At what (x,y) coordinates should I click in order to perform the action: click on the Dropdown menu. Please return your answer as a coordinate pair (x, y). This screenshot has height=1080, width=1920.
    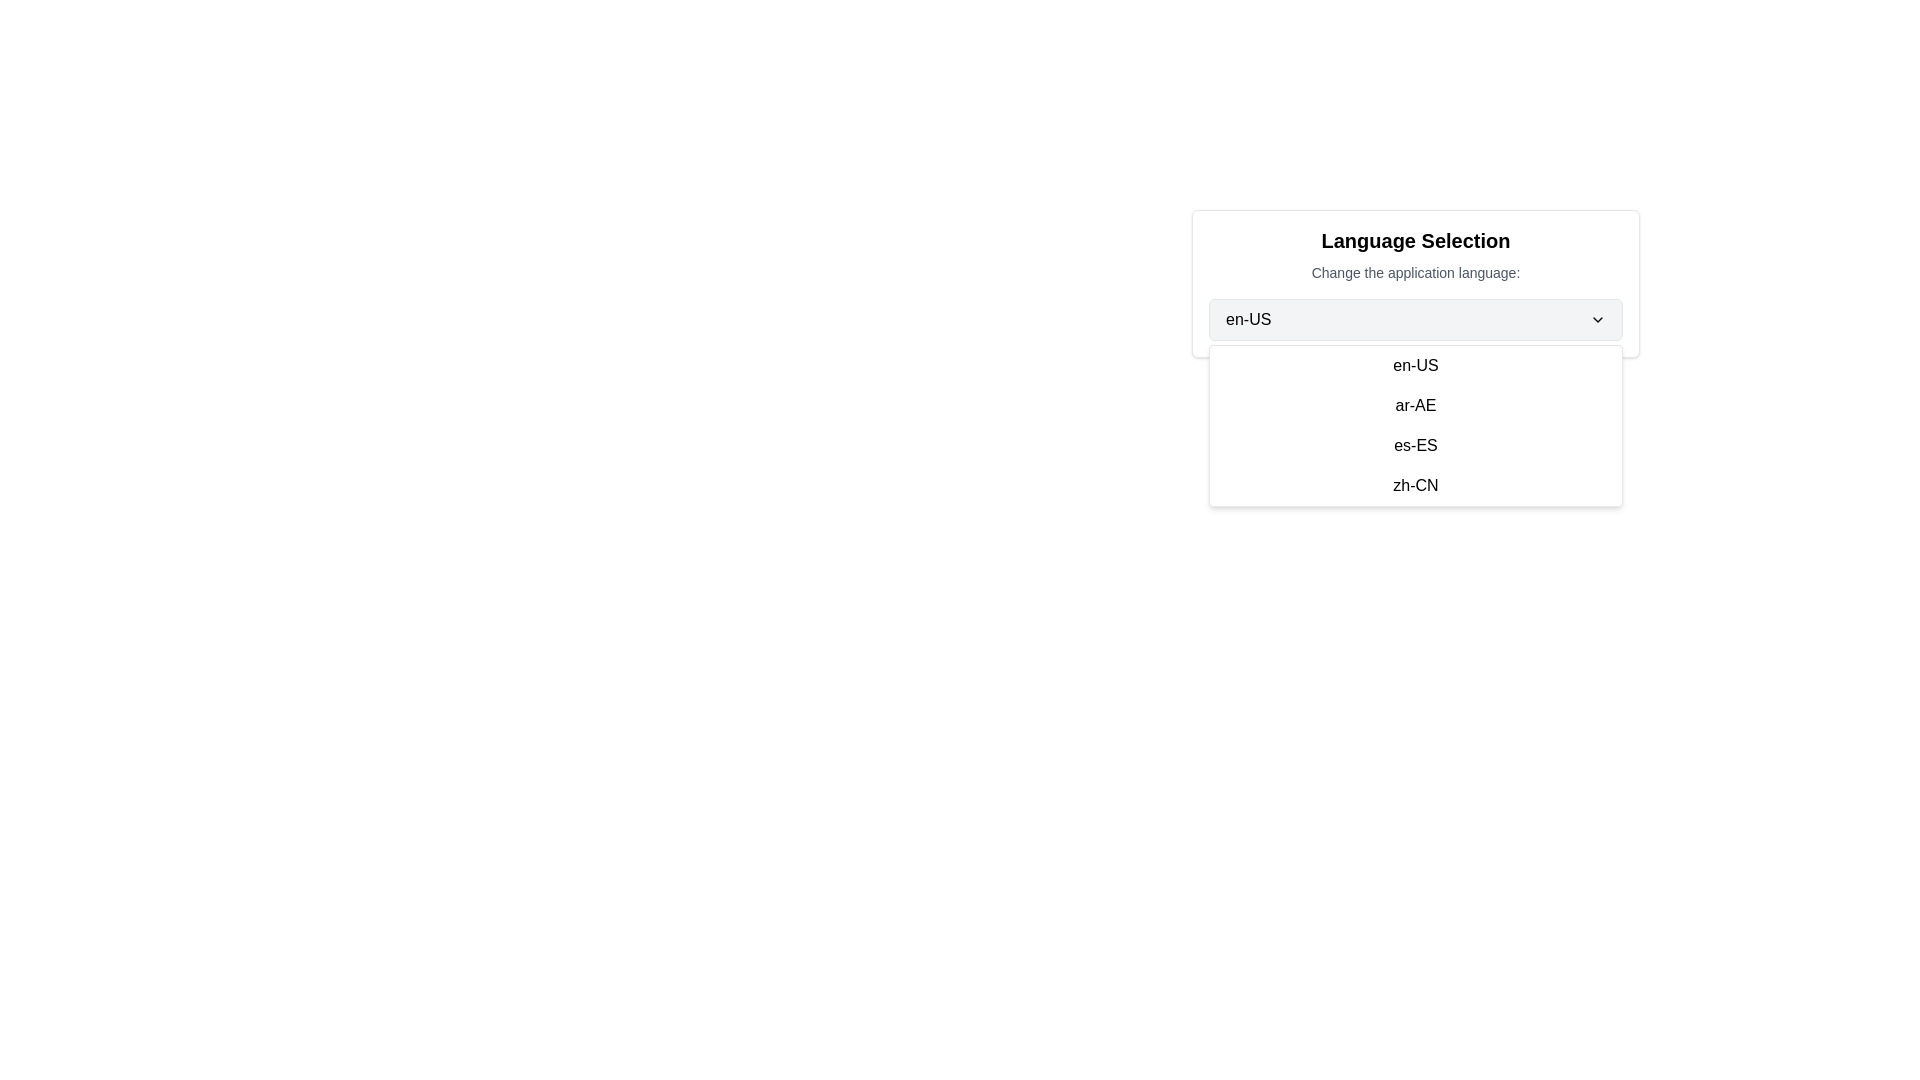
    Looking at the image, I should click on (1415, 424).